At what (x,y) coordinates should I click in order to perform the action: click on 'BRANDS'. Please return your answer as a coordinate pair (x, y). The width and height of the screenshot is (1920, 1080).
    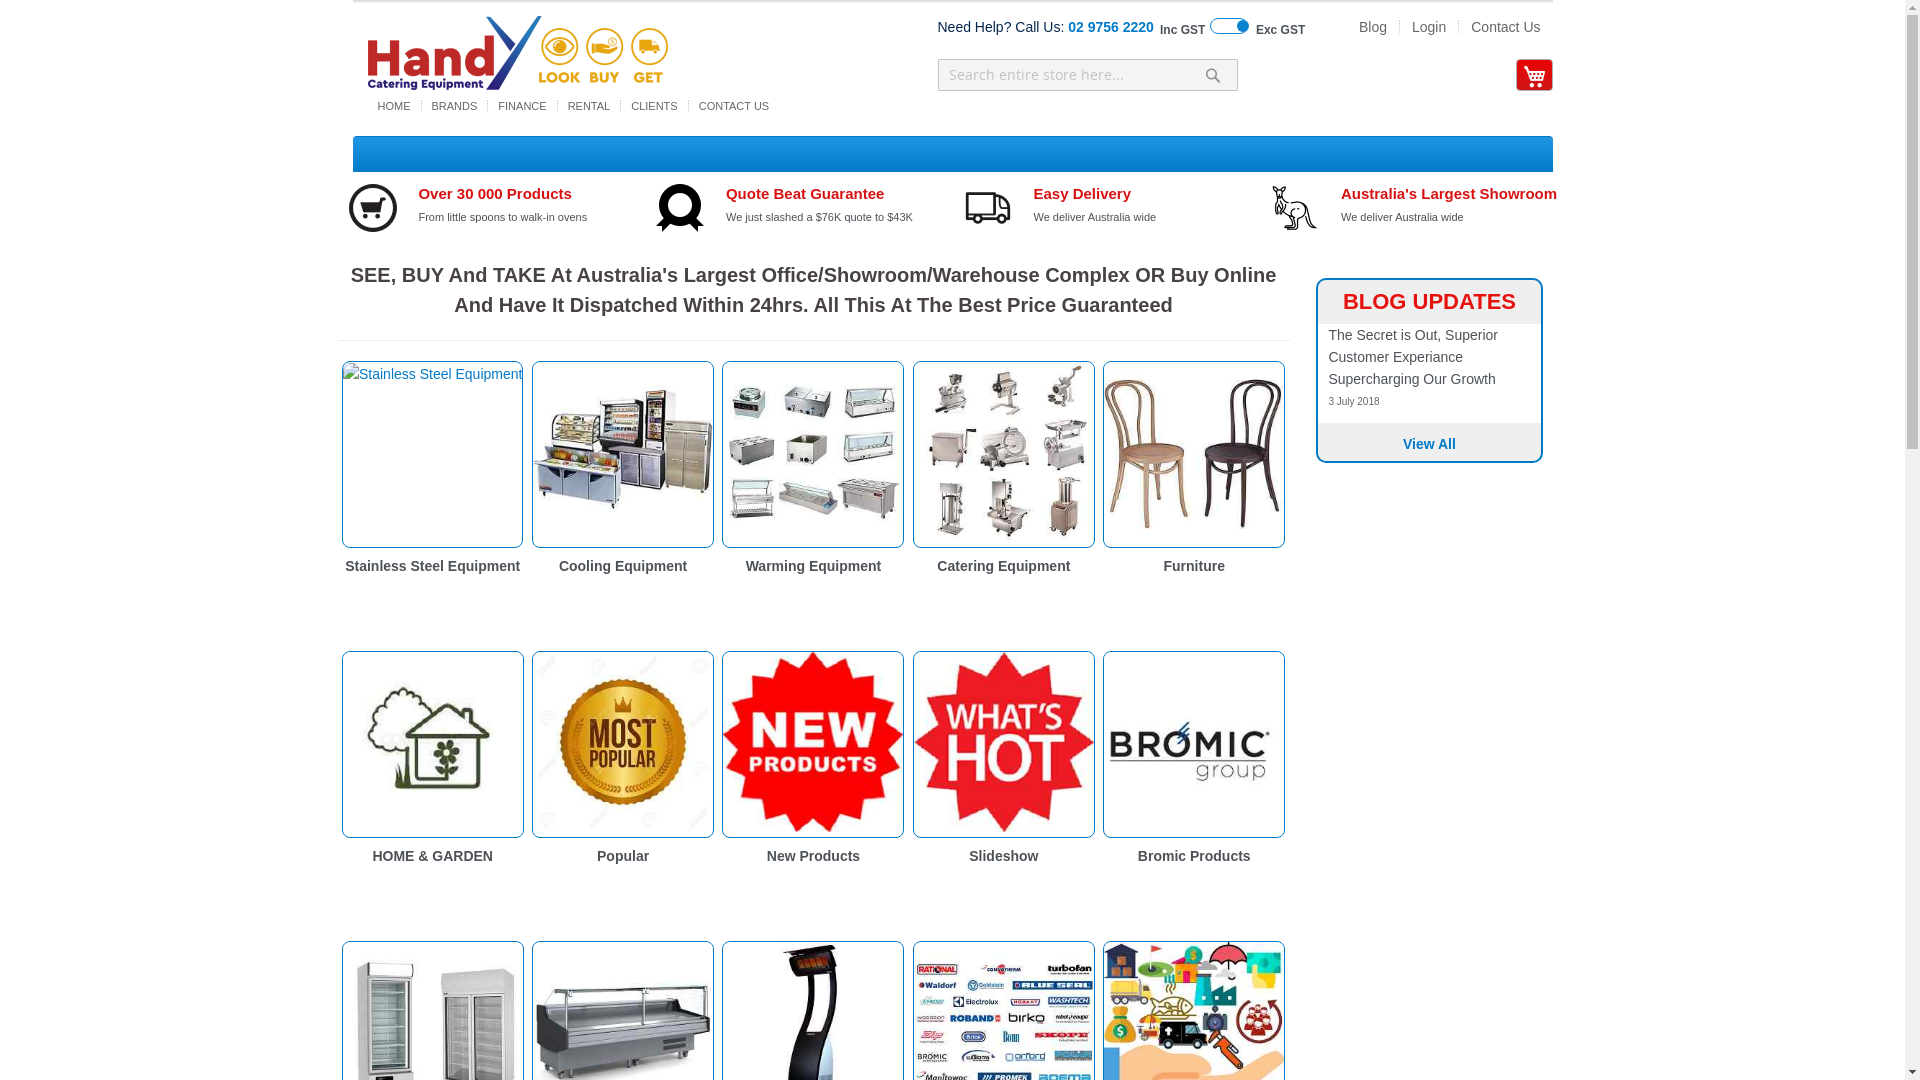
    Looking at the image, I should click on (454, 105).